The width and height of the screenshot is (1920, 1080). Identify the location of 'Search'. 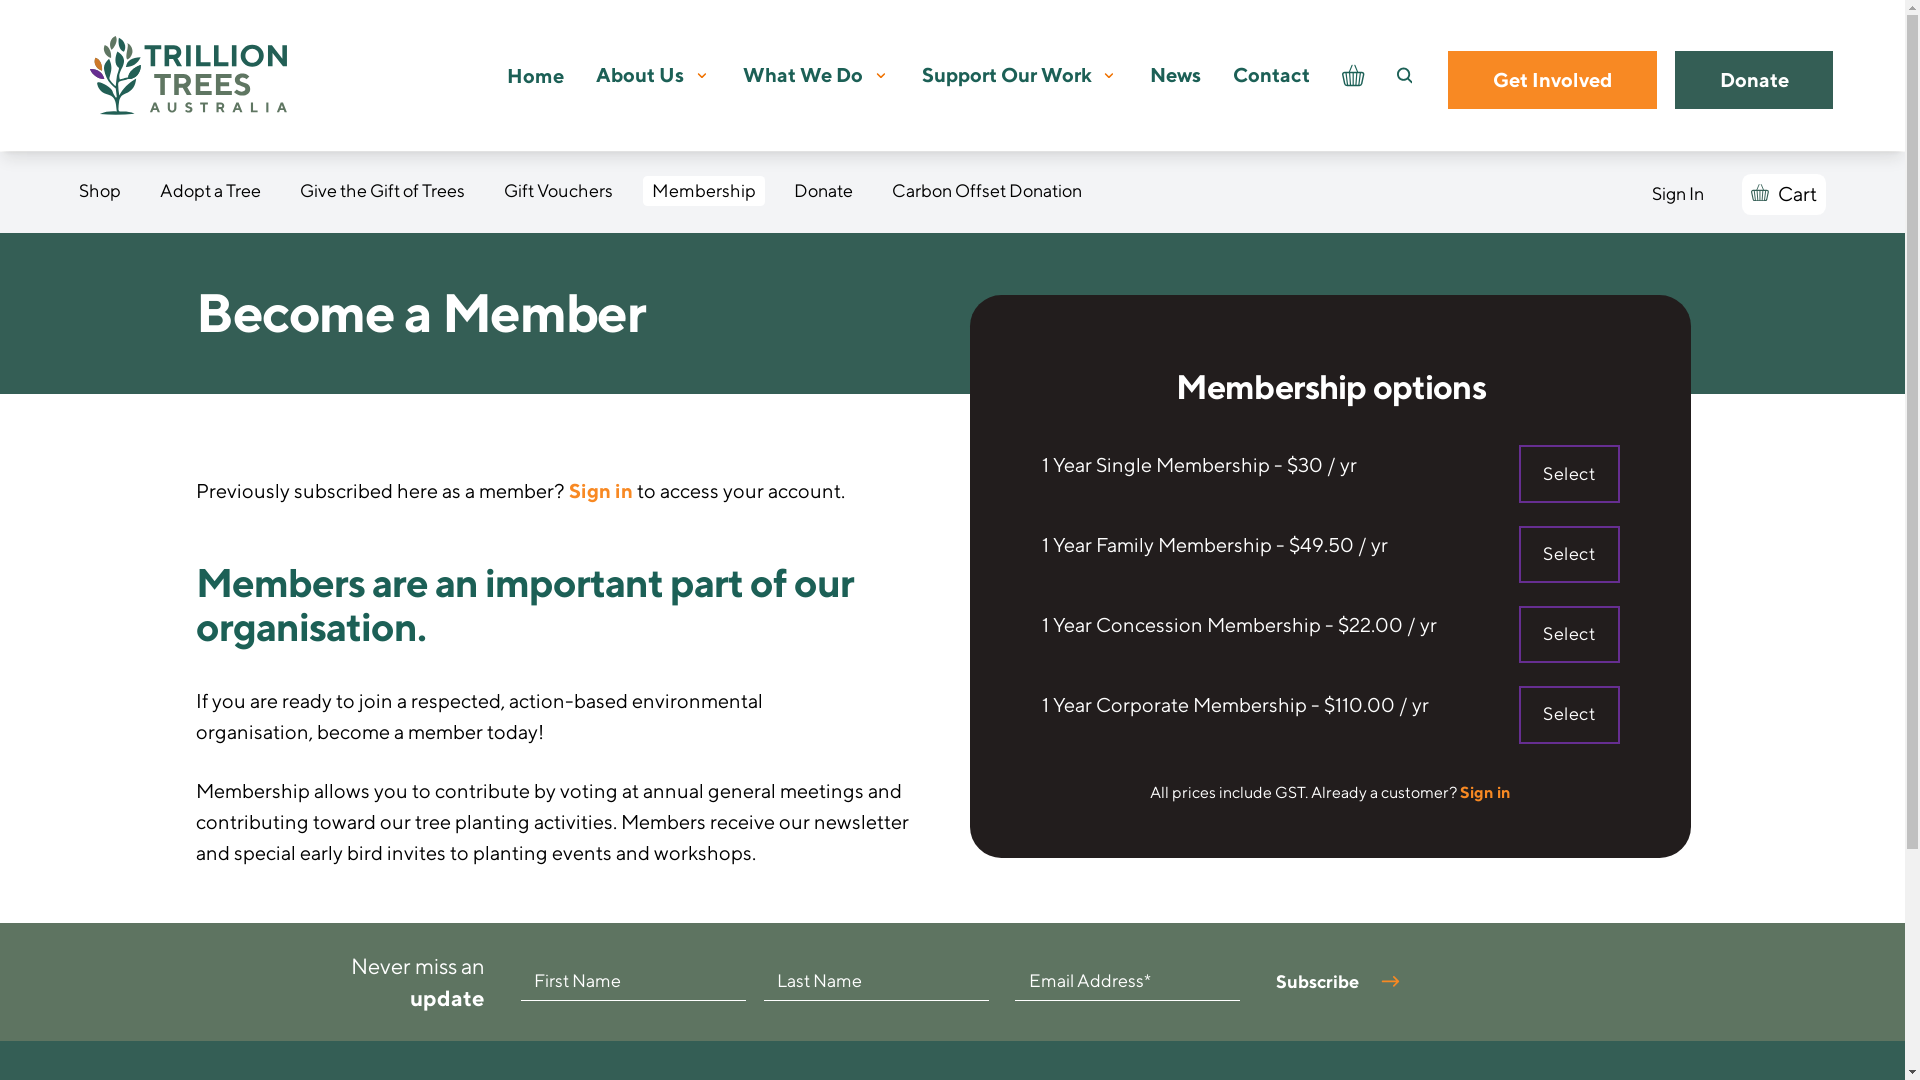
(1395, 75).